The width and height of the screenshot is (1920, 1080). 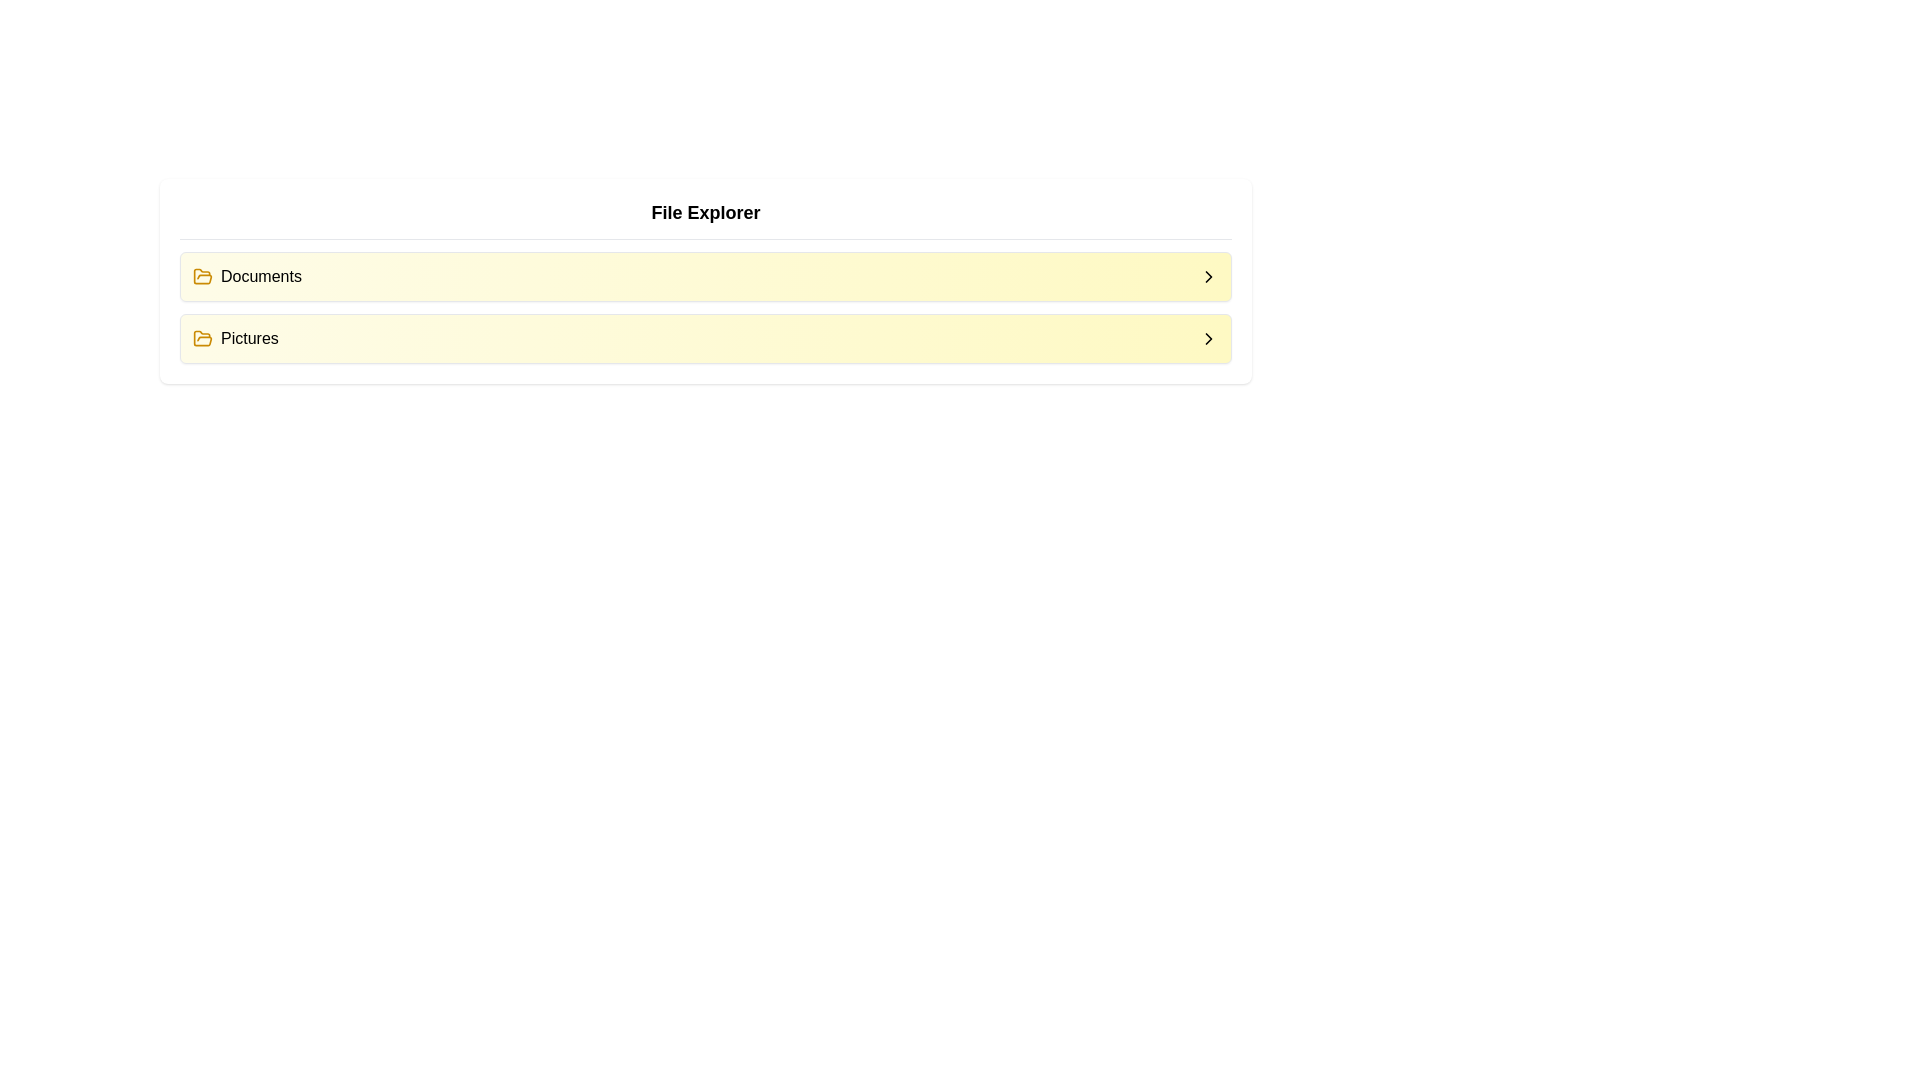 I want to click on the open folder icon representing the 'Documents' folder in the file explorer interface for informational purposes, so click(x=202, y=337).